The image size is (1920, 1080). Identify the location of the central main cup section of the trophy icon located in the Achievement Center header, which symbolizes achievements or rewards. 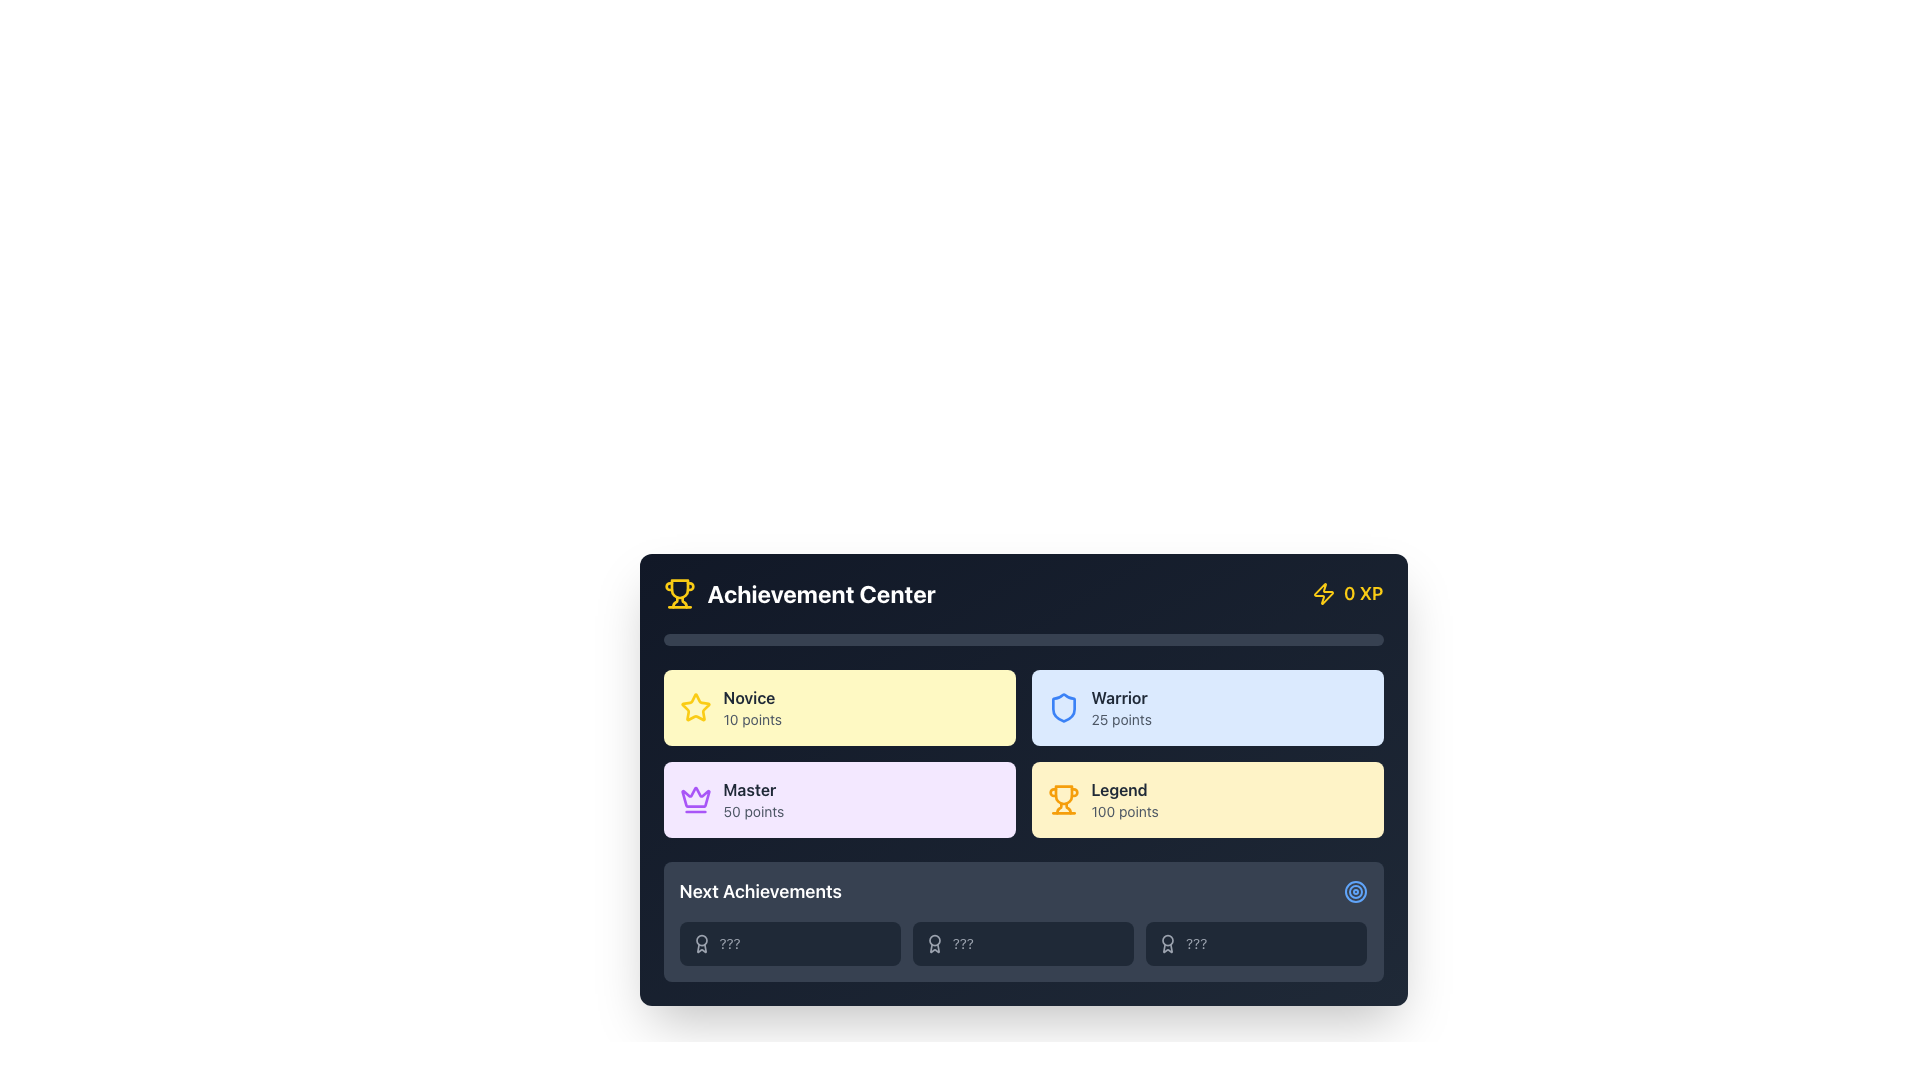
(679, 588).